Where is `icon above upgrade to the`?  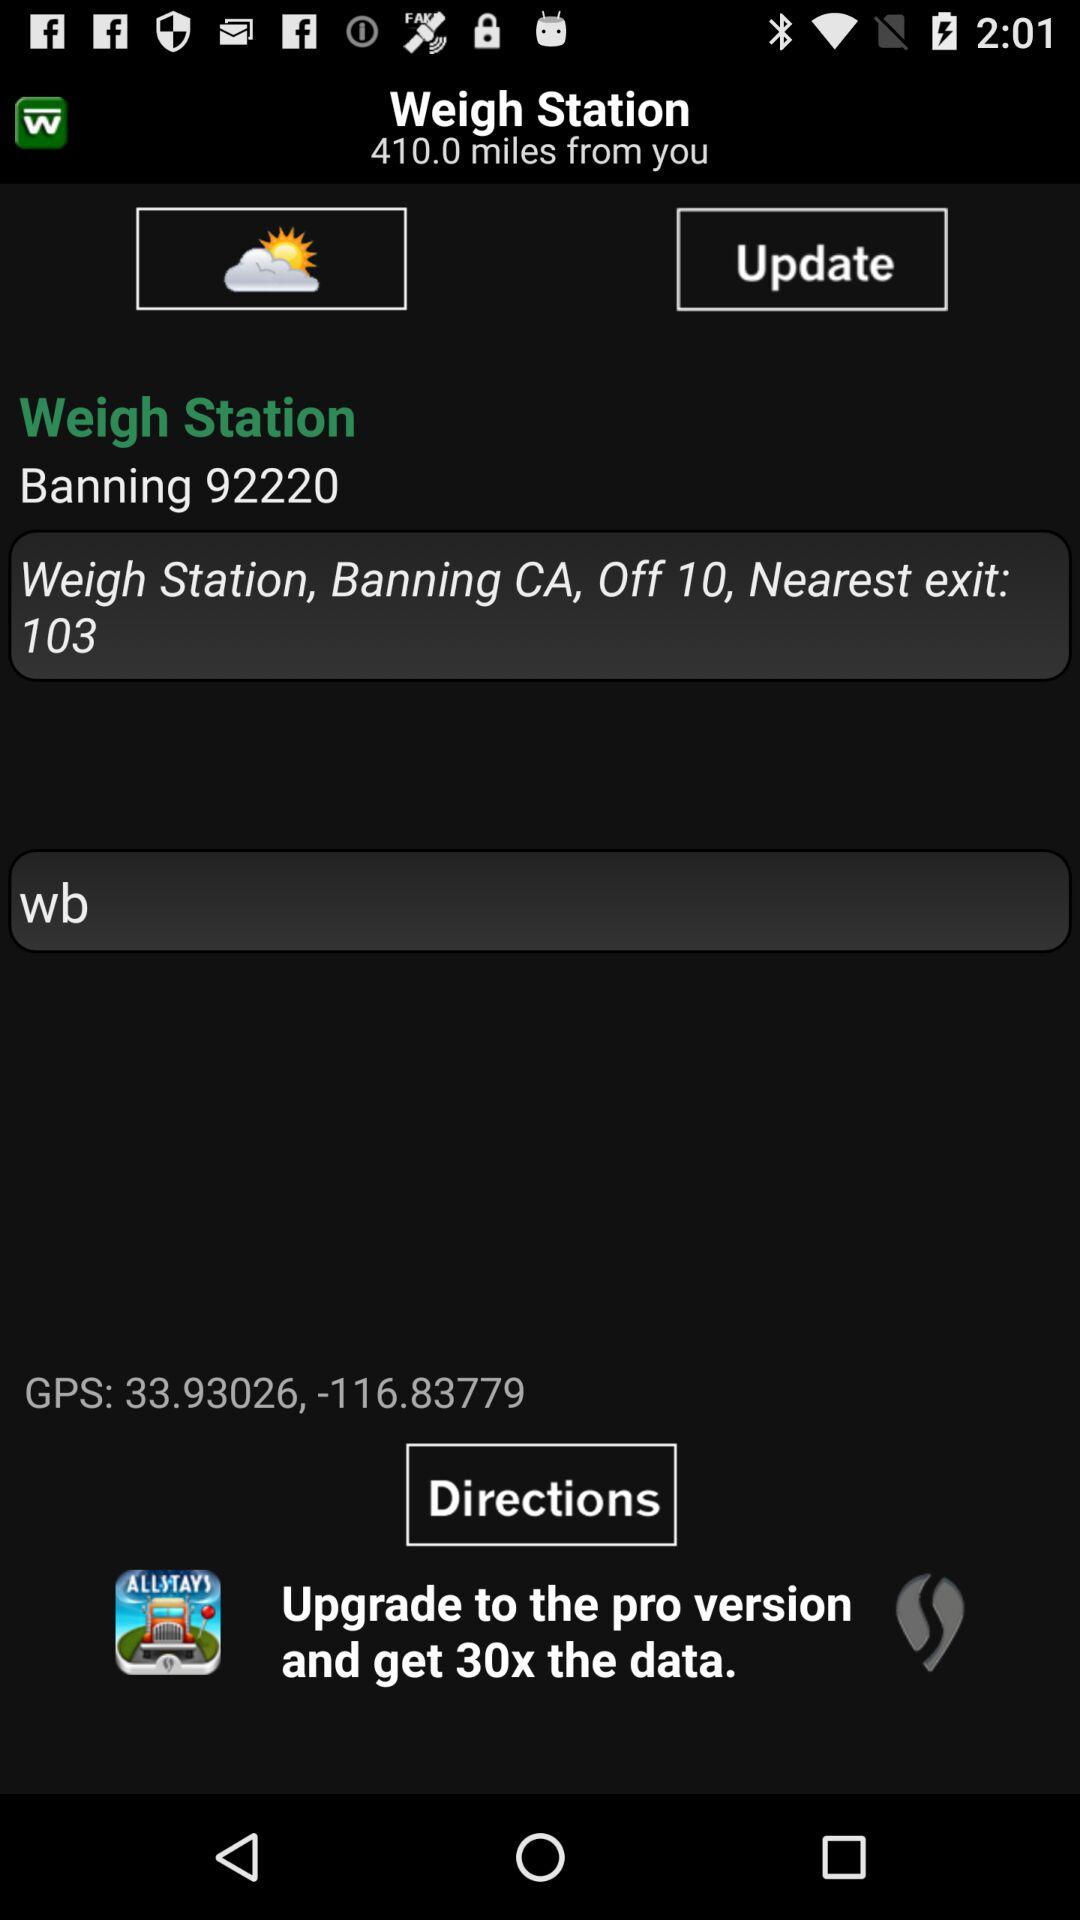
icon above upgrade to the is located at coordinates (541, 1494).